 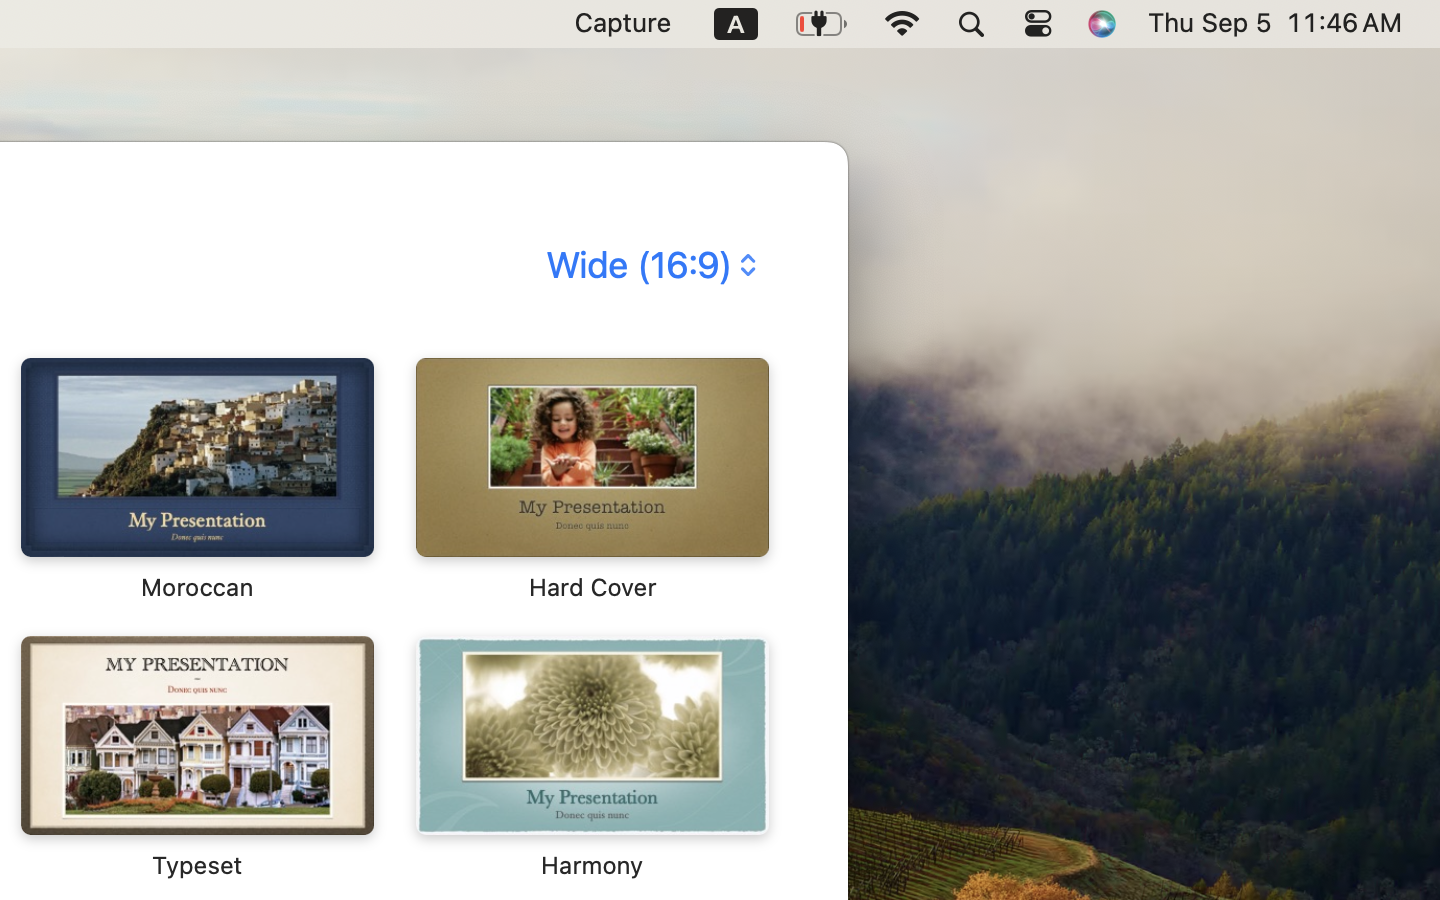 What do you see at coordinates (648, 263) in the screenshot?
I see `'Wide (16:9)'` at bounding box center [648, 263].